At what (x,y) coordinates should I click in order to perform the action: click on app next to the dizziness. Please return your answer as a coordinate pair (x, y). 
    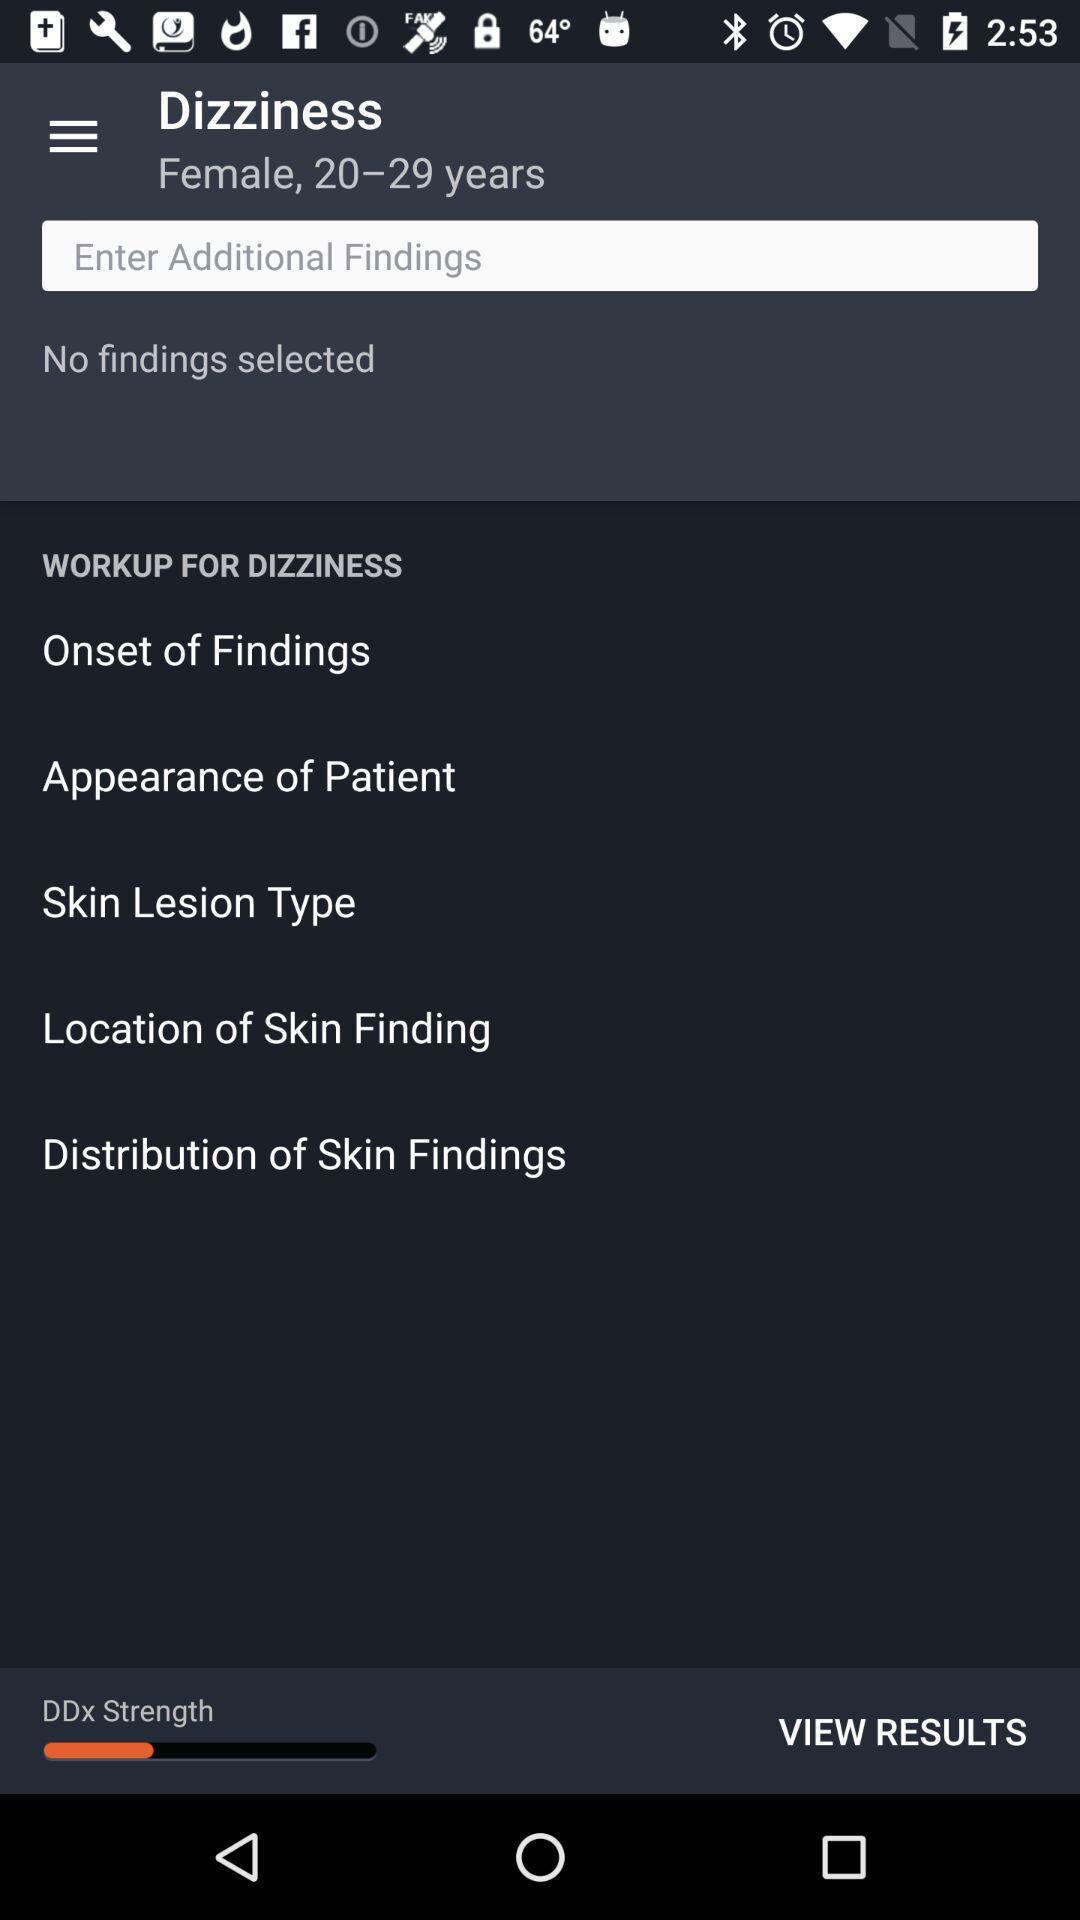
    Looking at the image, I should click on (72, 135).